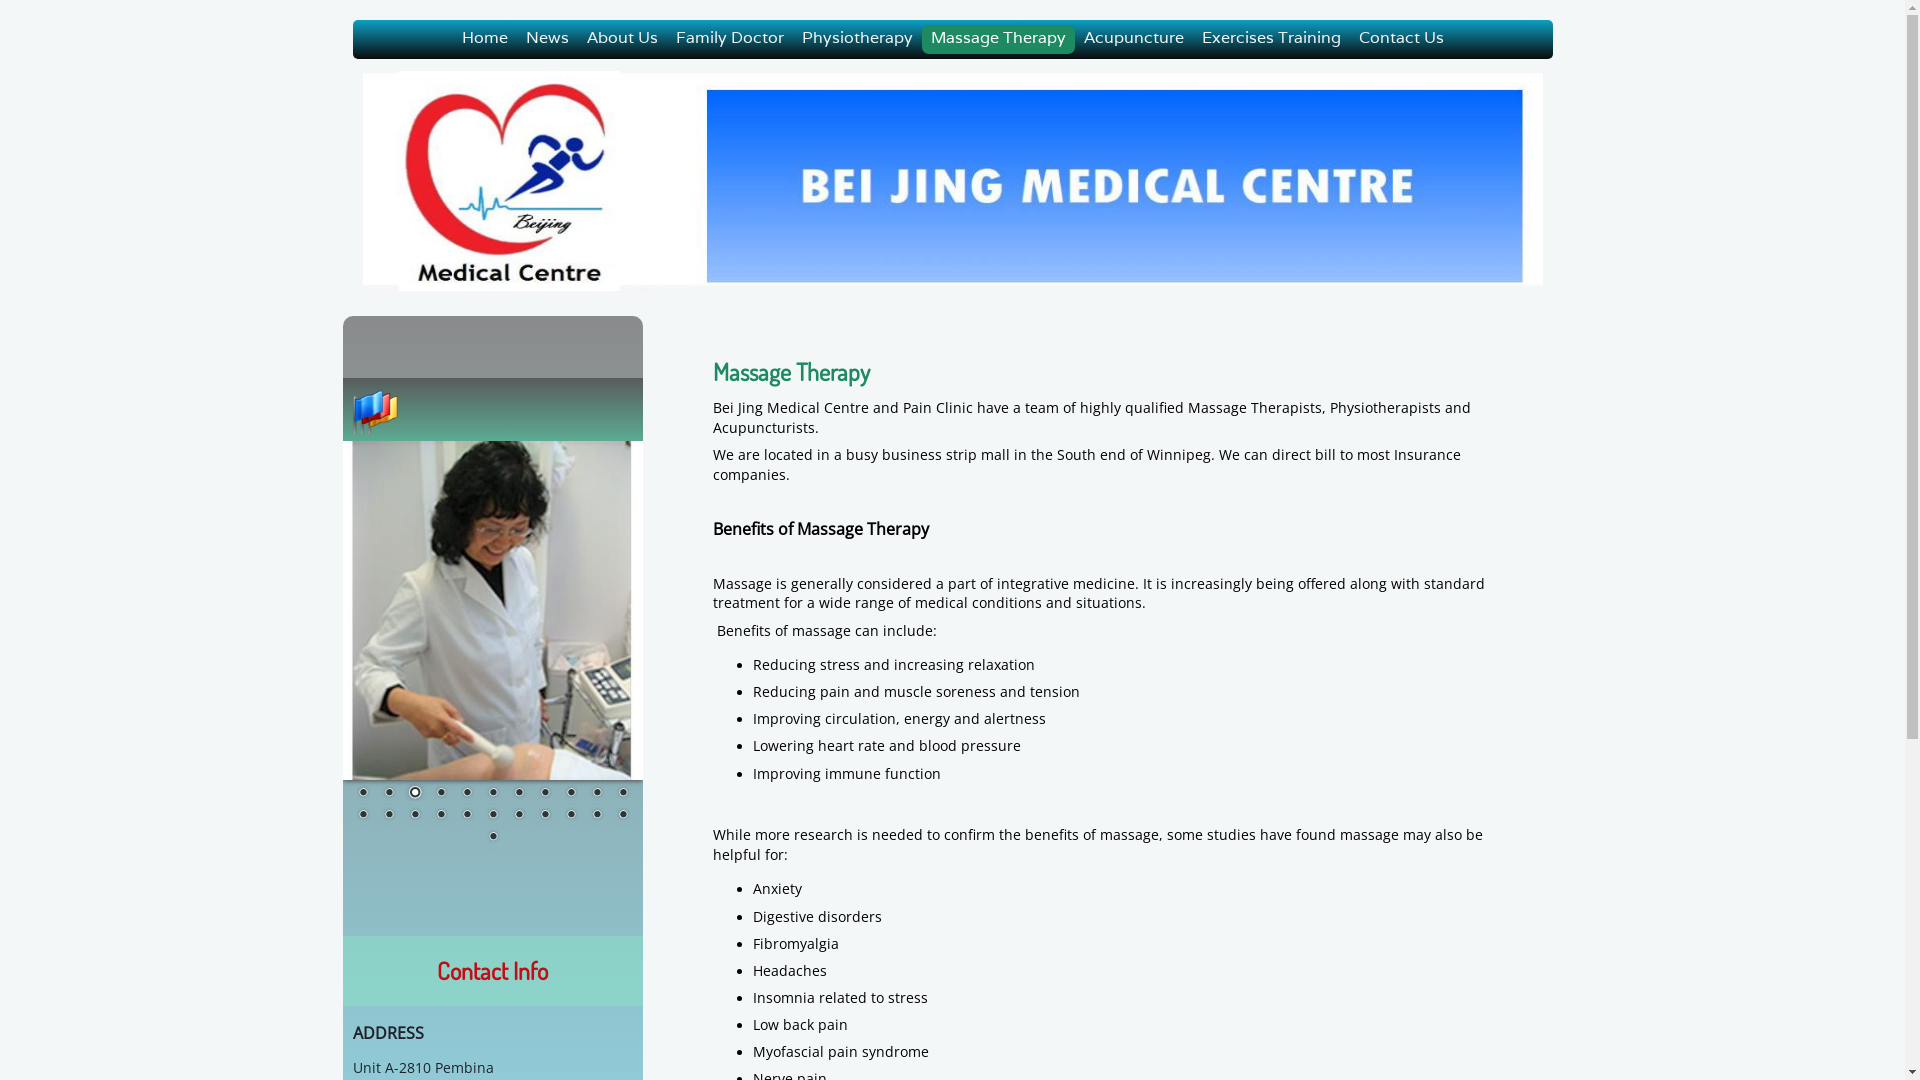  What do you see at coordinates (595, 793) in the screenshot?
I see `'10'` at bounding box center [595, 793].